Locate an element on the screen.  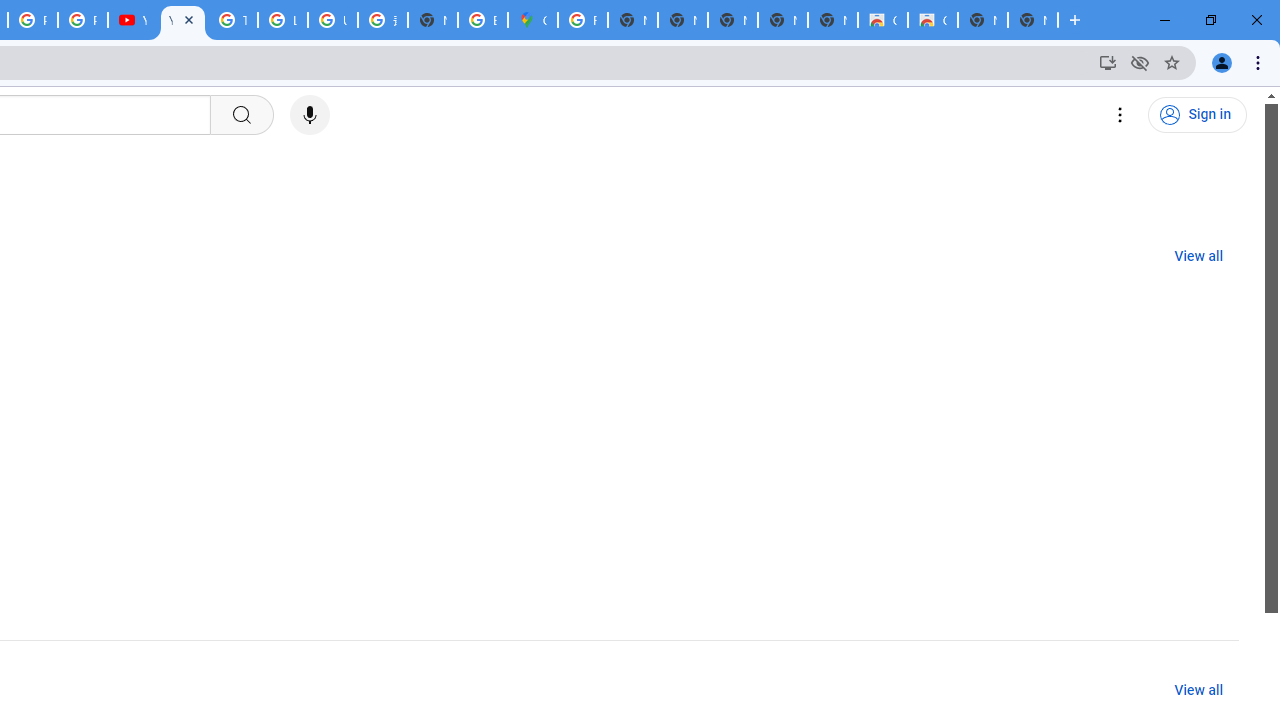
'New Tab' is located at coordinates (1032, 20).